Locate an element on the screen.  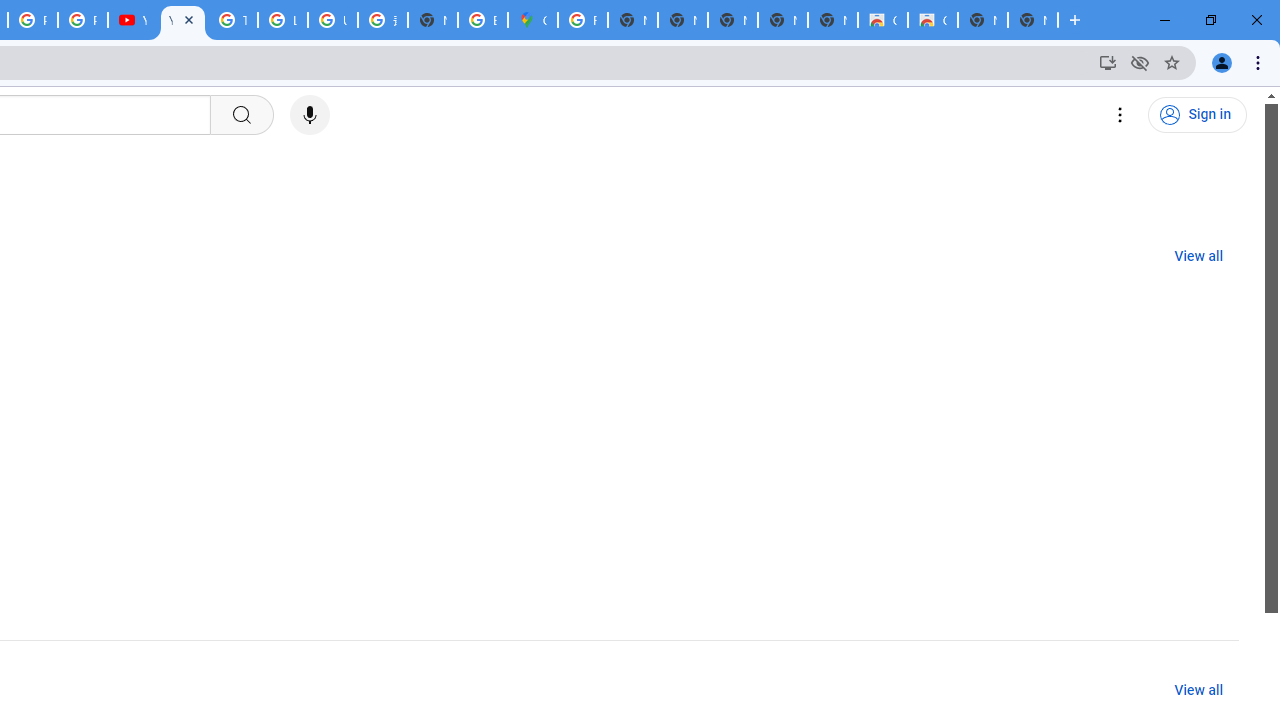
'New Tab' is located at coordinates (1032, 20).